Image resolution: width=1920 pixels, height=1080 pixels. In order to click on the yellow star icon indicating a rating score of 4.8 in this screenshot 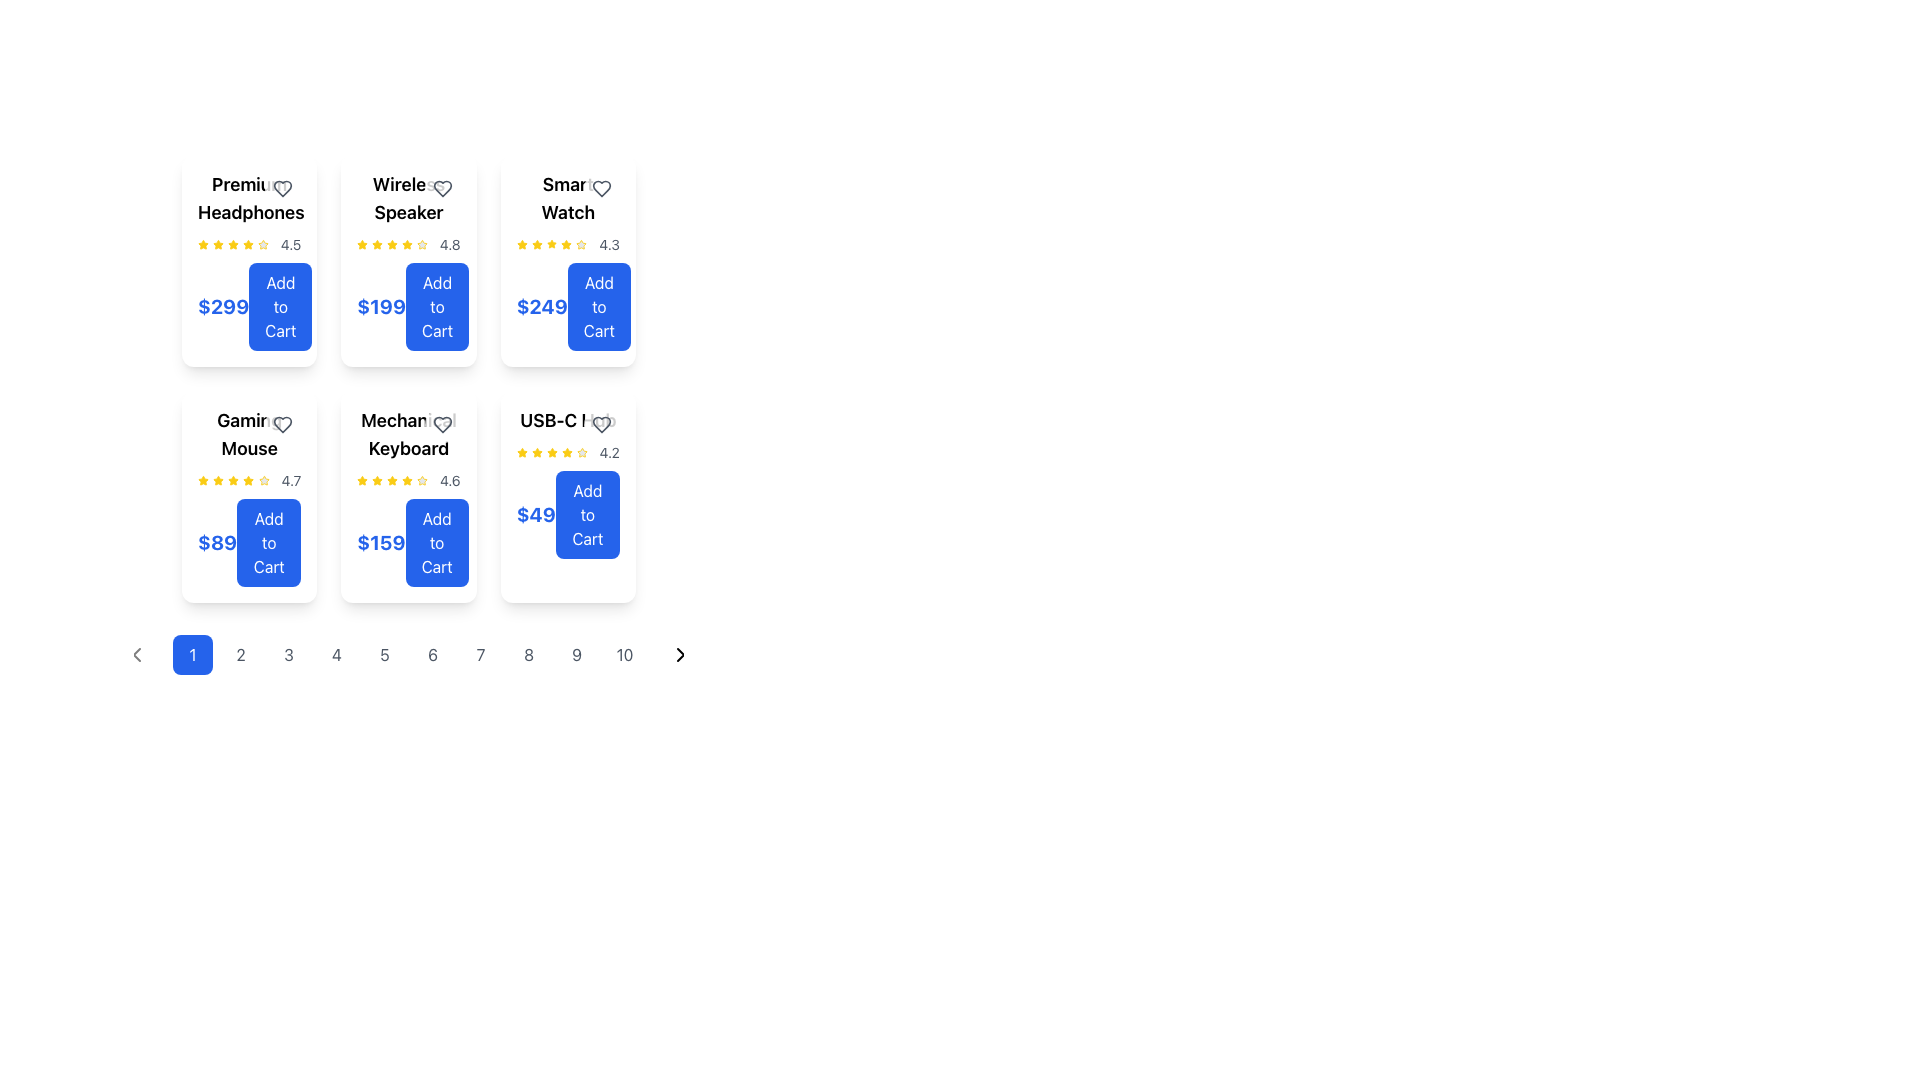, I will do `click(406, 244)`.